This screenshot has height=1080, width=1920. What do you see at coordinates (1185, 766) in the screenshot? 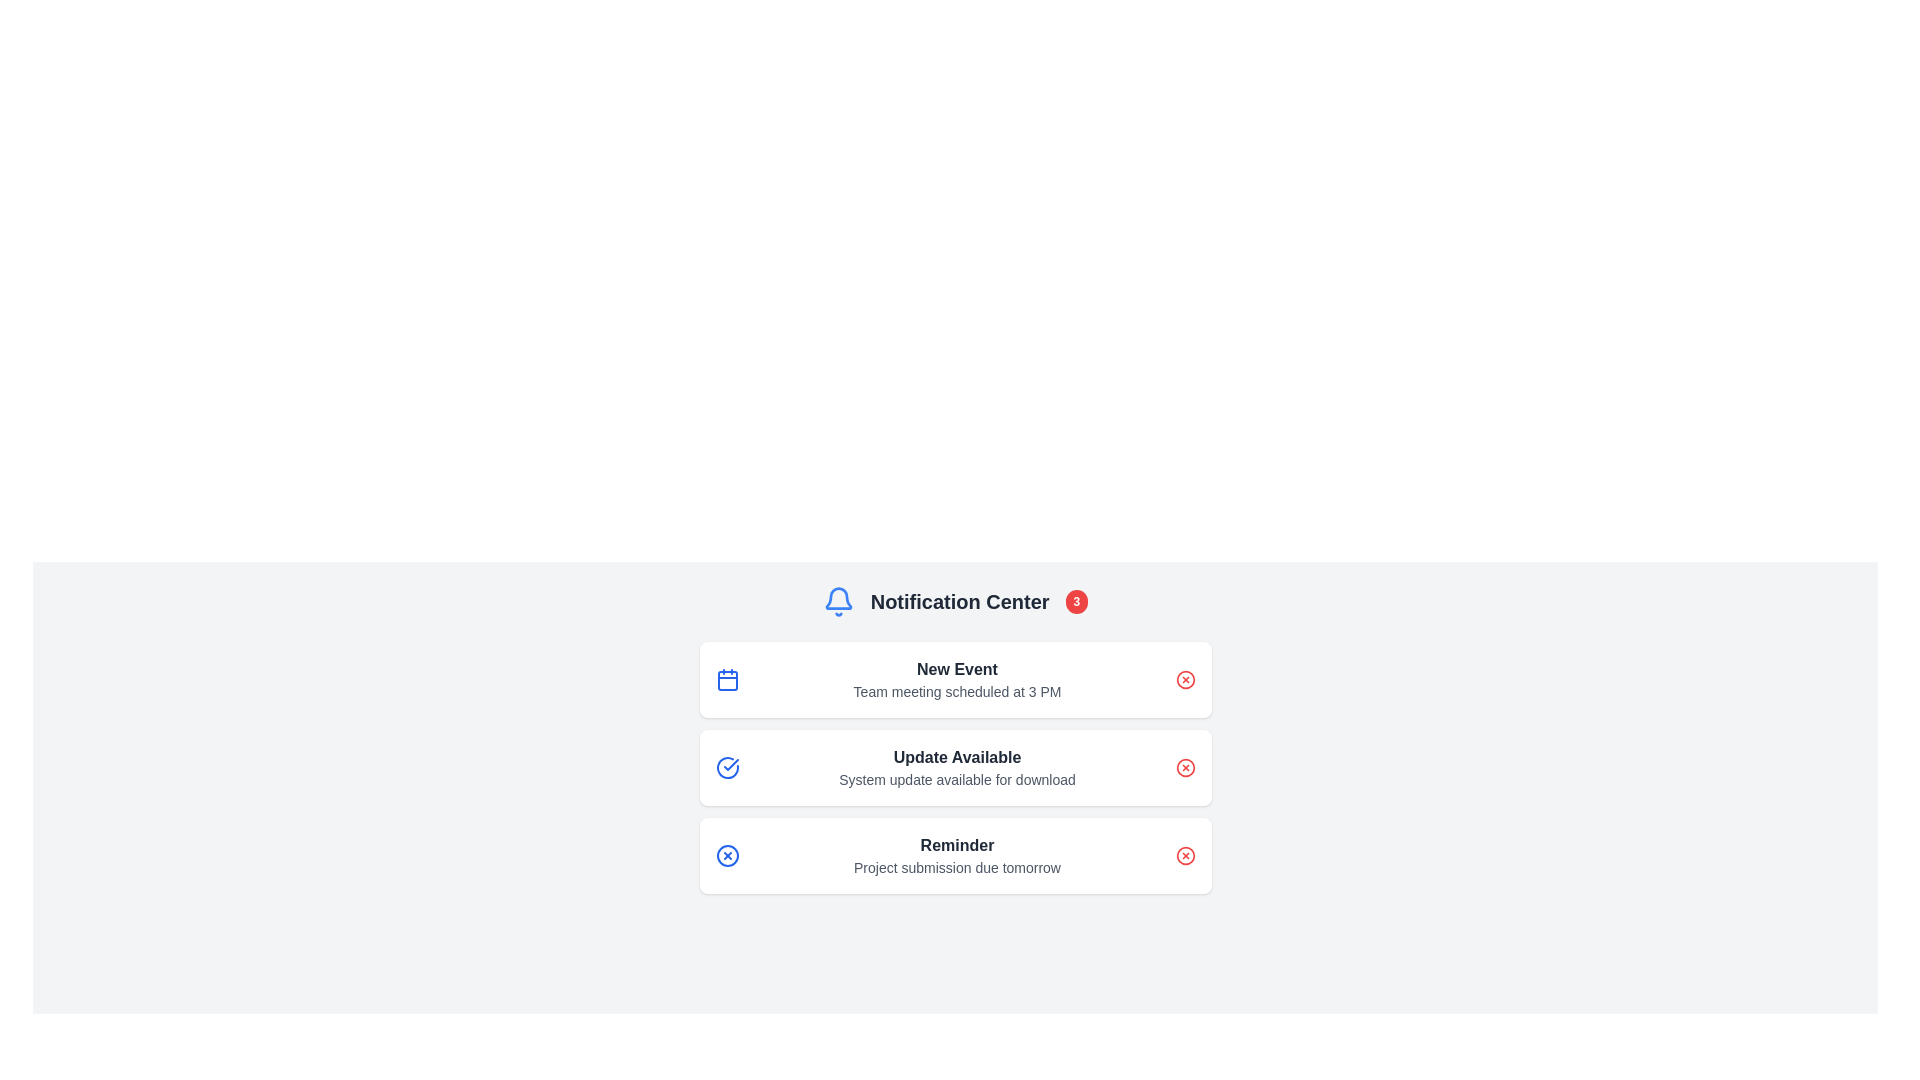
I see `the close button located in the top-right corner of the 'Update Available' notification card` at bounding box center [1185, 766].